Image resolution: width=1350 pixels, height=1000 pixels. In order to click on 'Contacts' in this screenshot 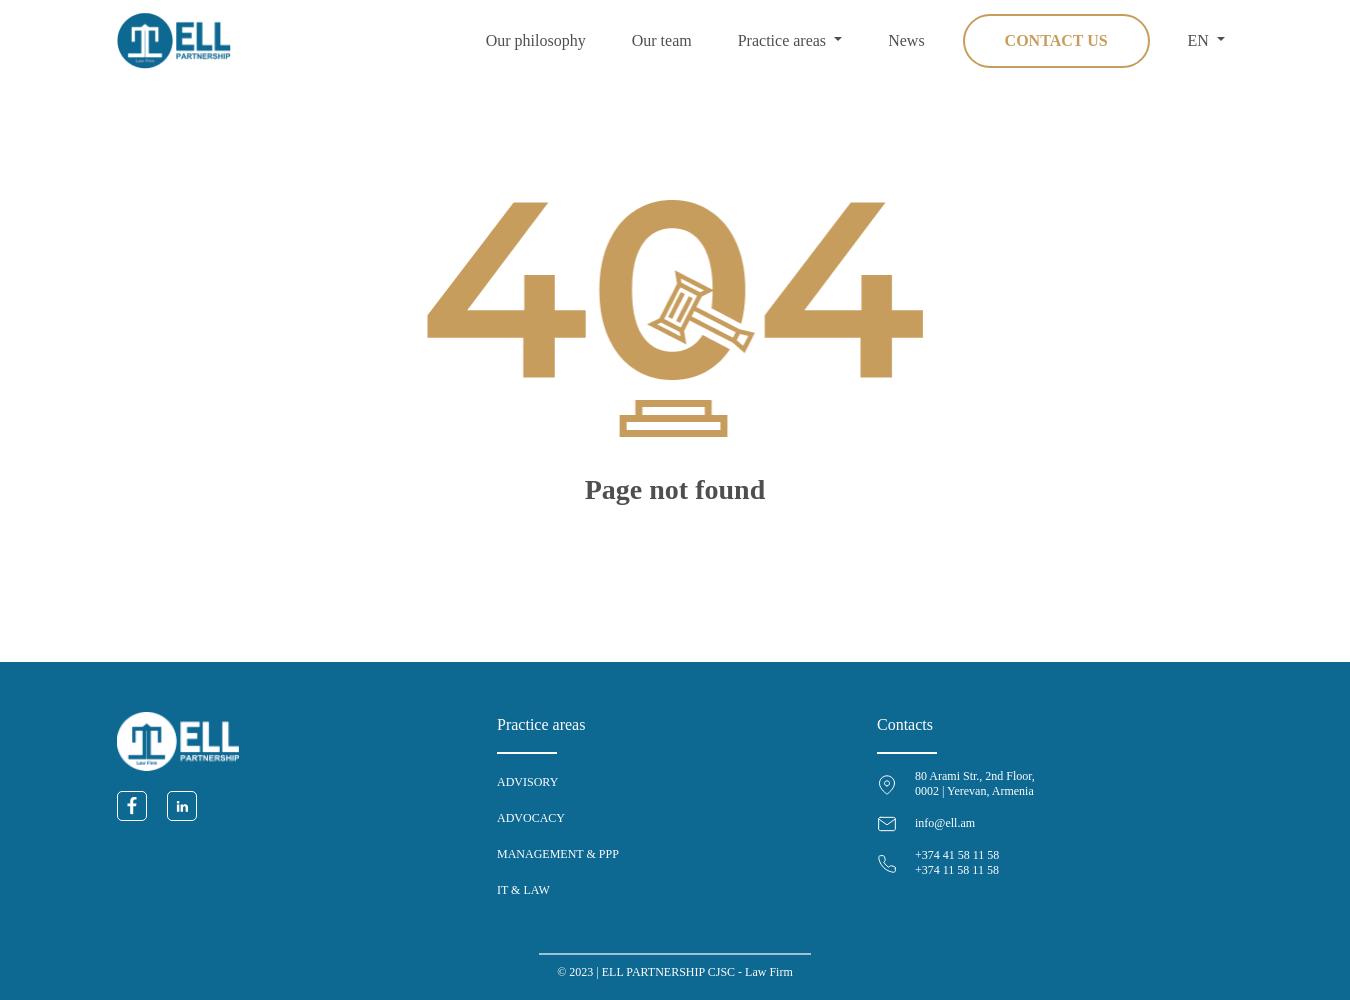, I will do `click(904, 722)`.